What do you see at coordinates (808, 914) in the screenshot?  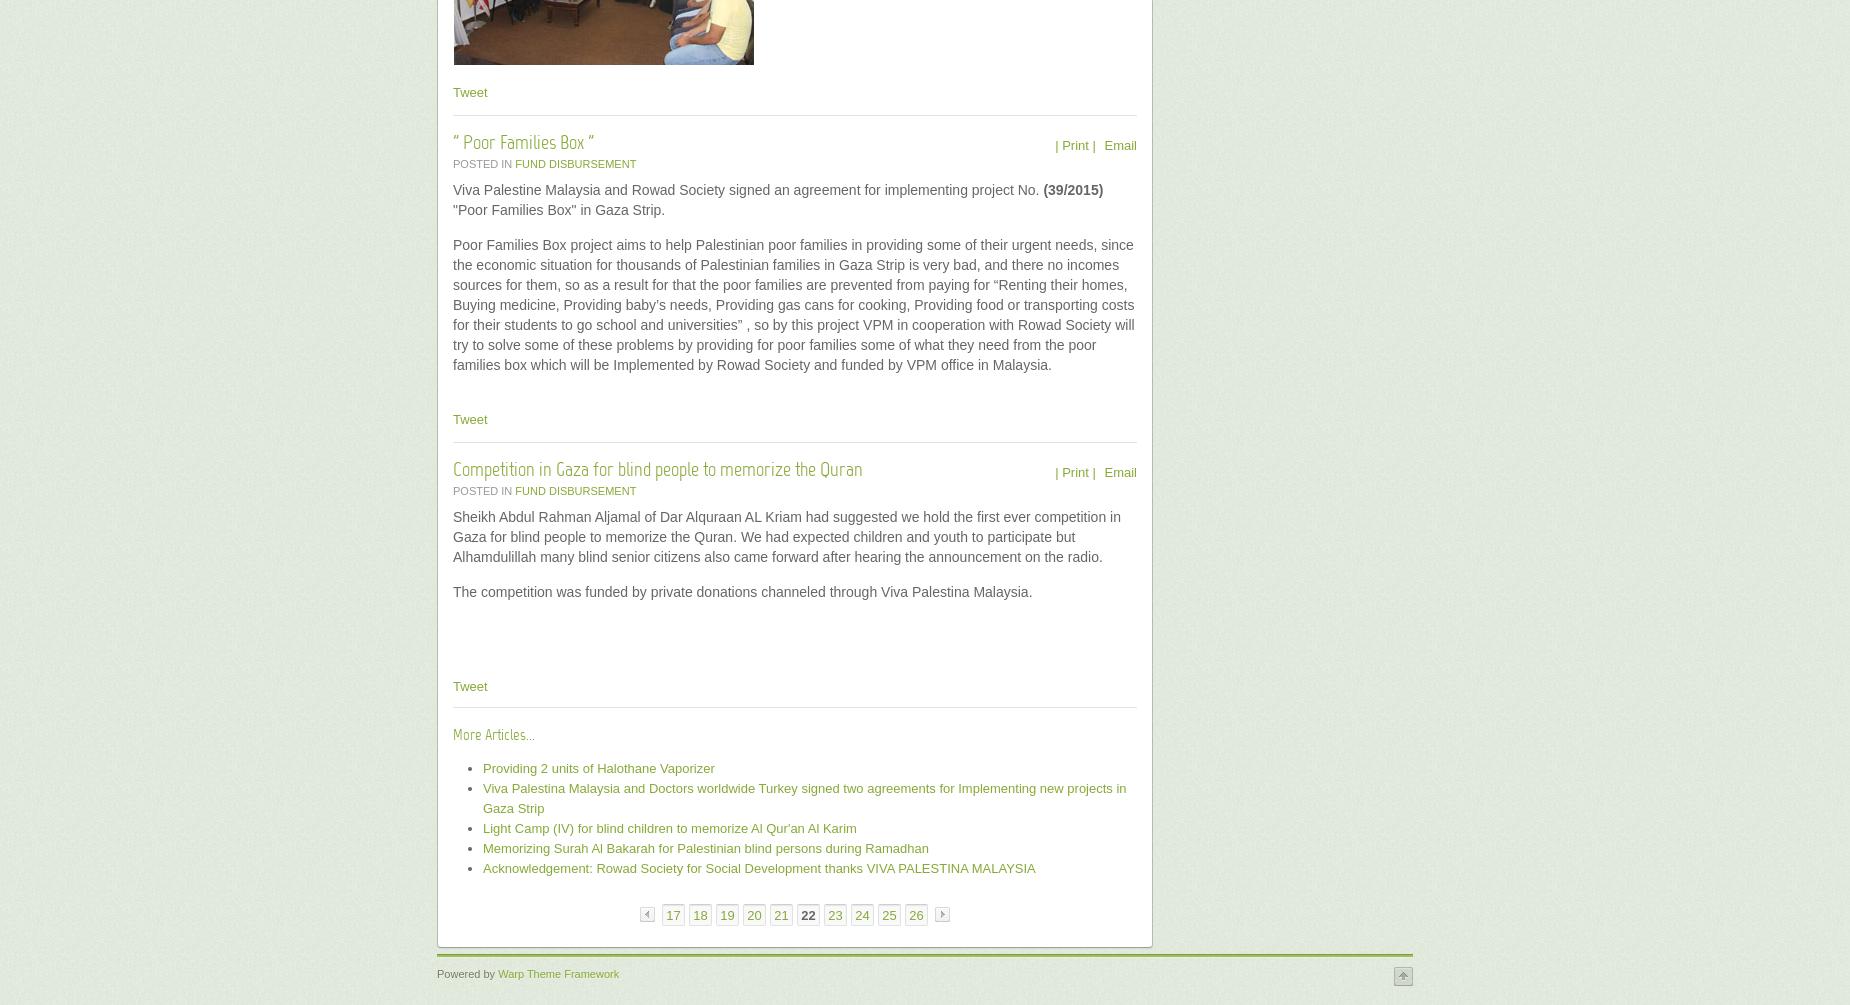 I see `'22'` at bounding box center [808, 914].